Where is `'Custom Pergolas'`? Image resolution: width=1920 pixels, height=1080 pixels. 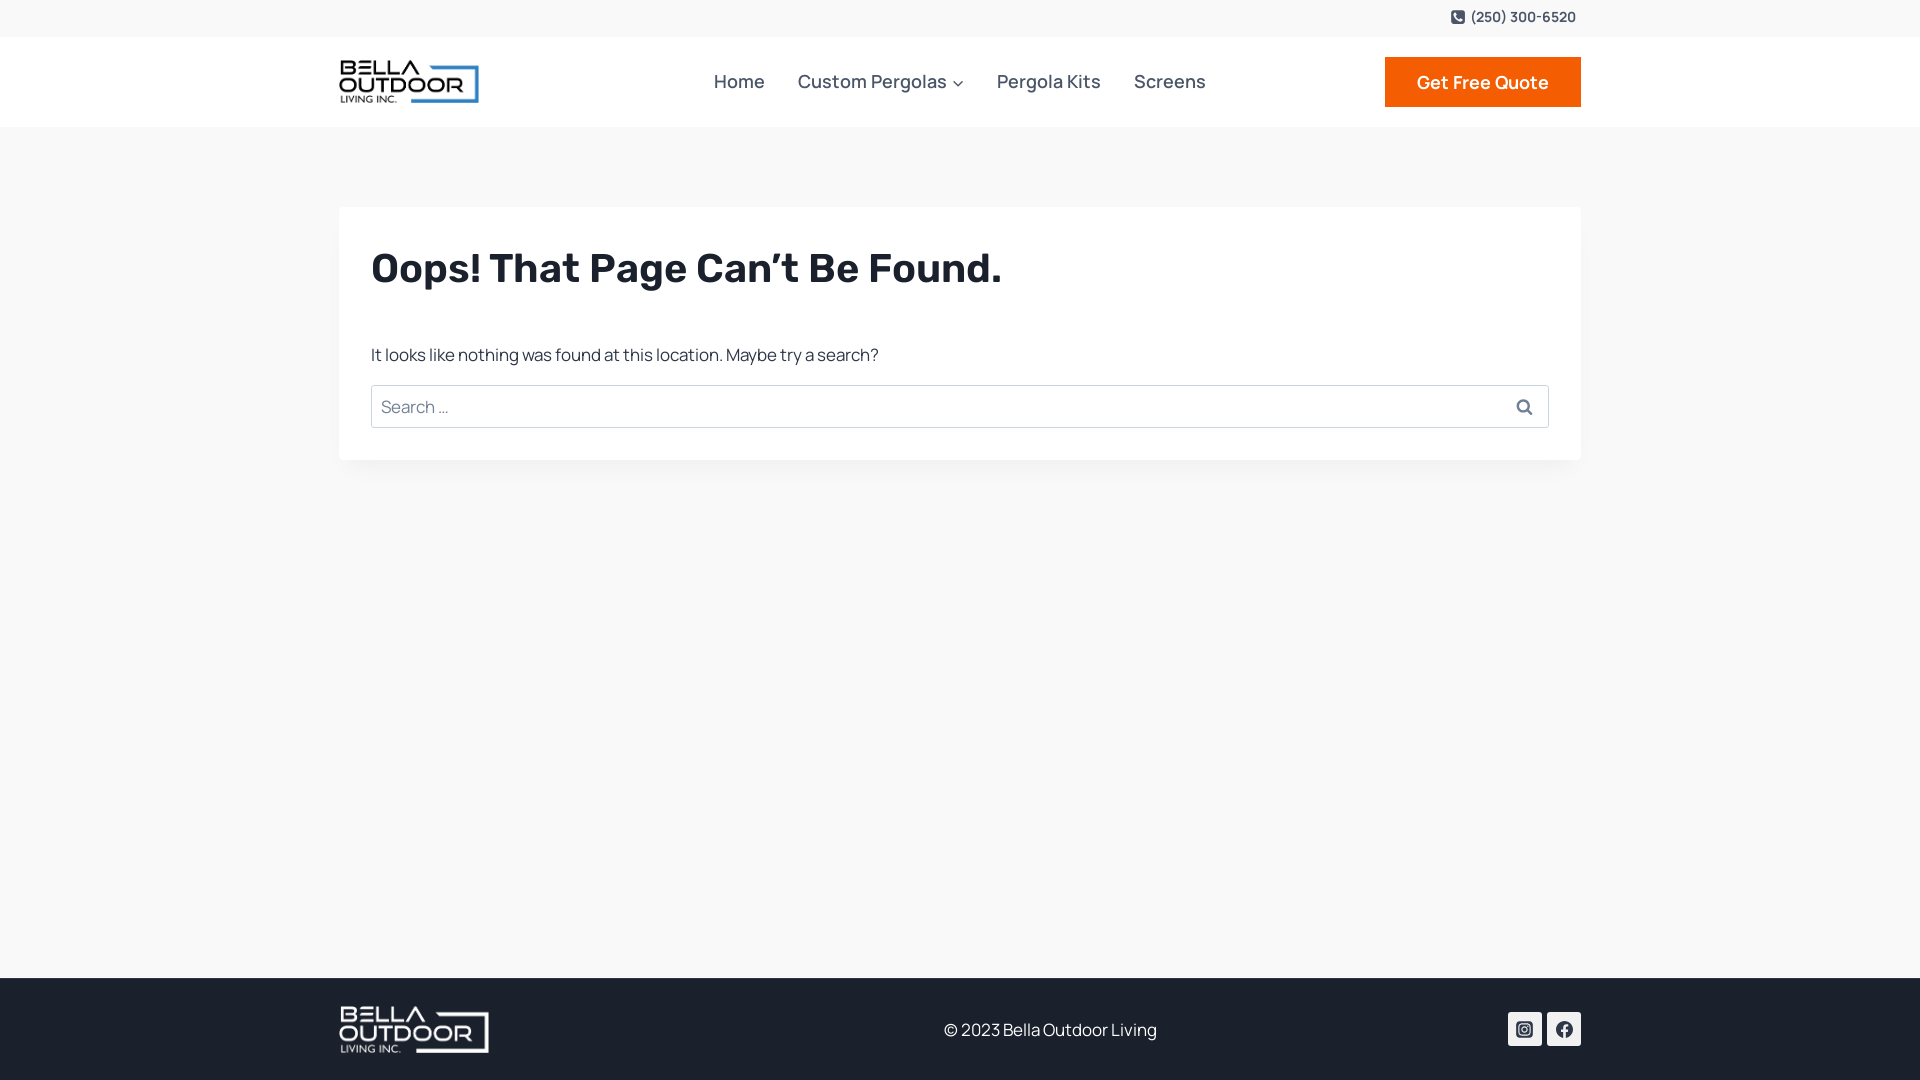 'Custom Pergolas' is located at coordinates (781, 80).